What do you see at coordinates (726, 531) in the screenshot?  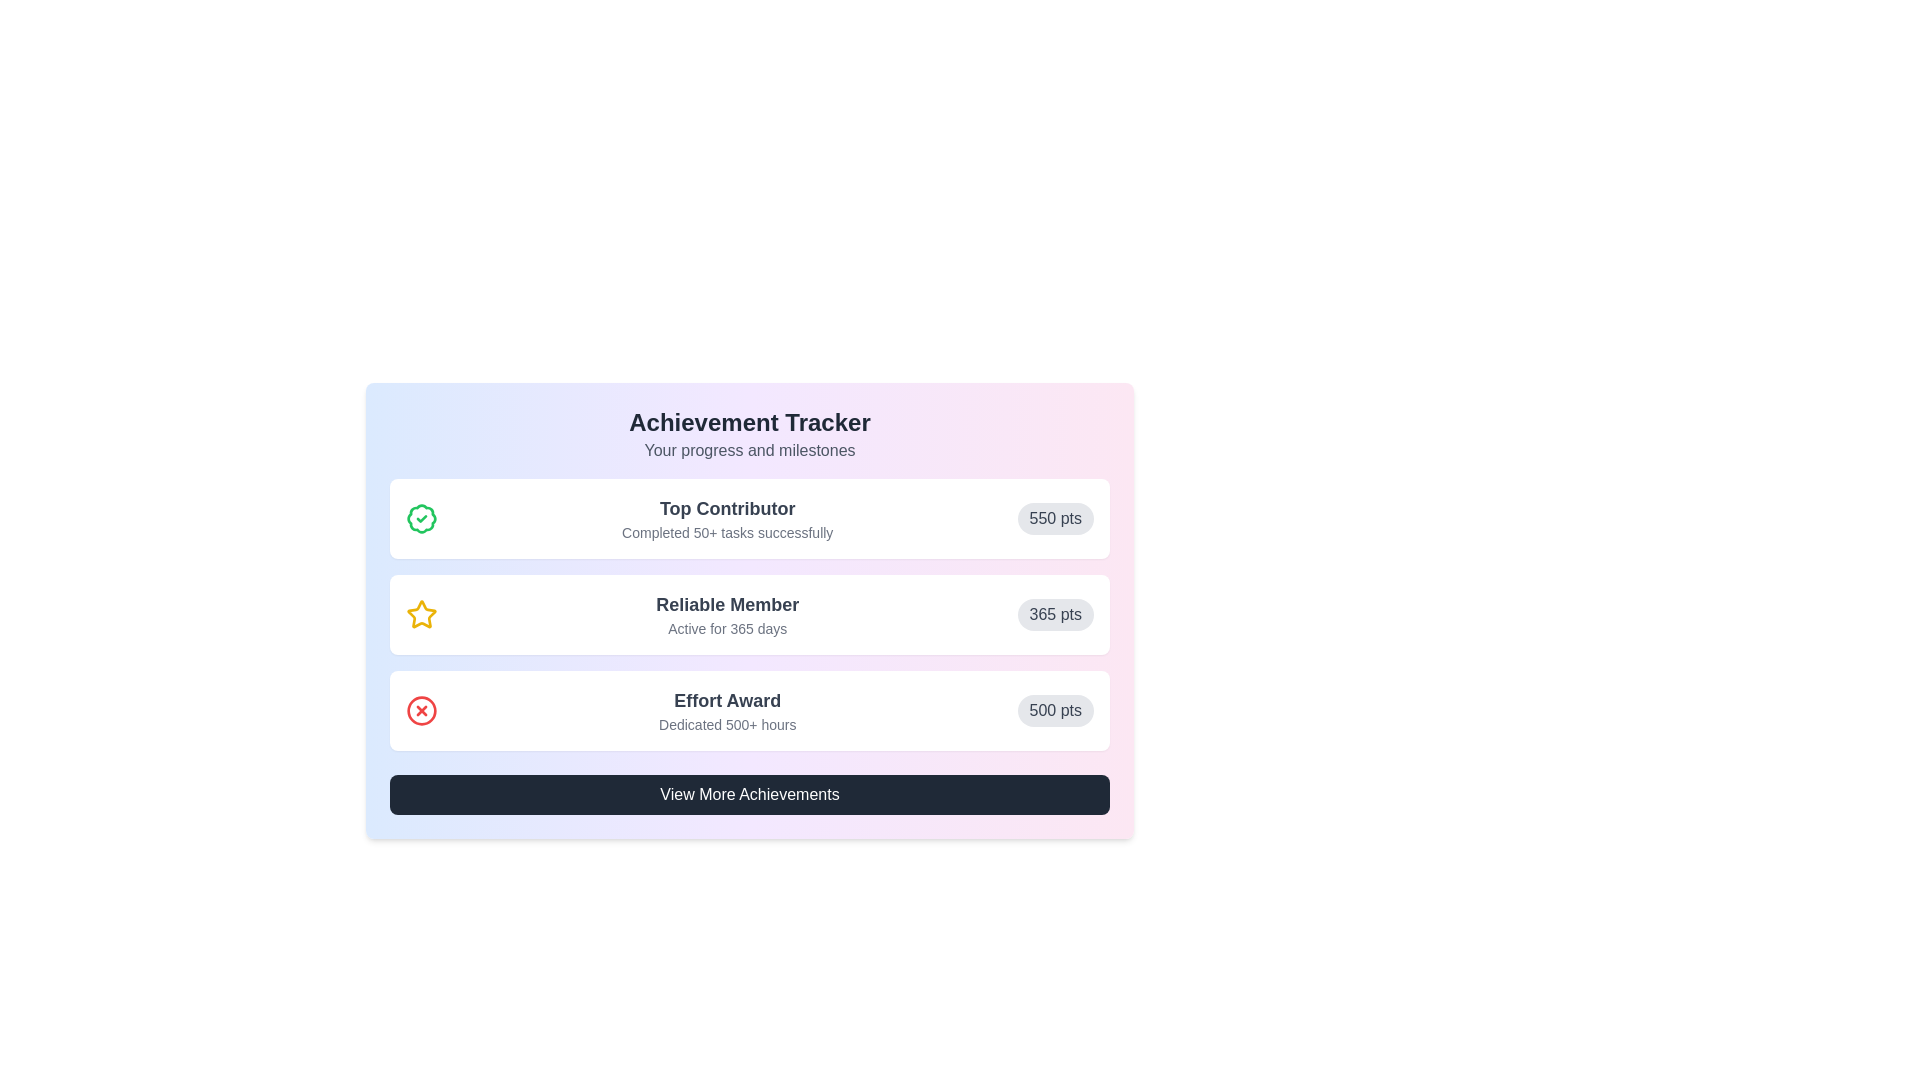 I see `the achievement description text for the 'Top Contributor' title located beneath the 'Top Contributor' title within its card section` at bounding box center [726, 531].